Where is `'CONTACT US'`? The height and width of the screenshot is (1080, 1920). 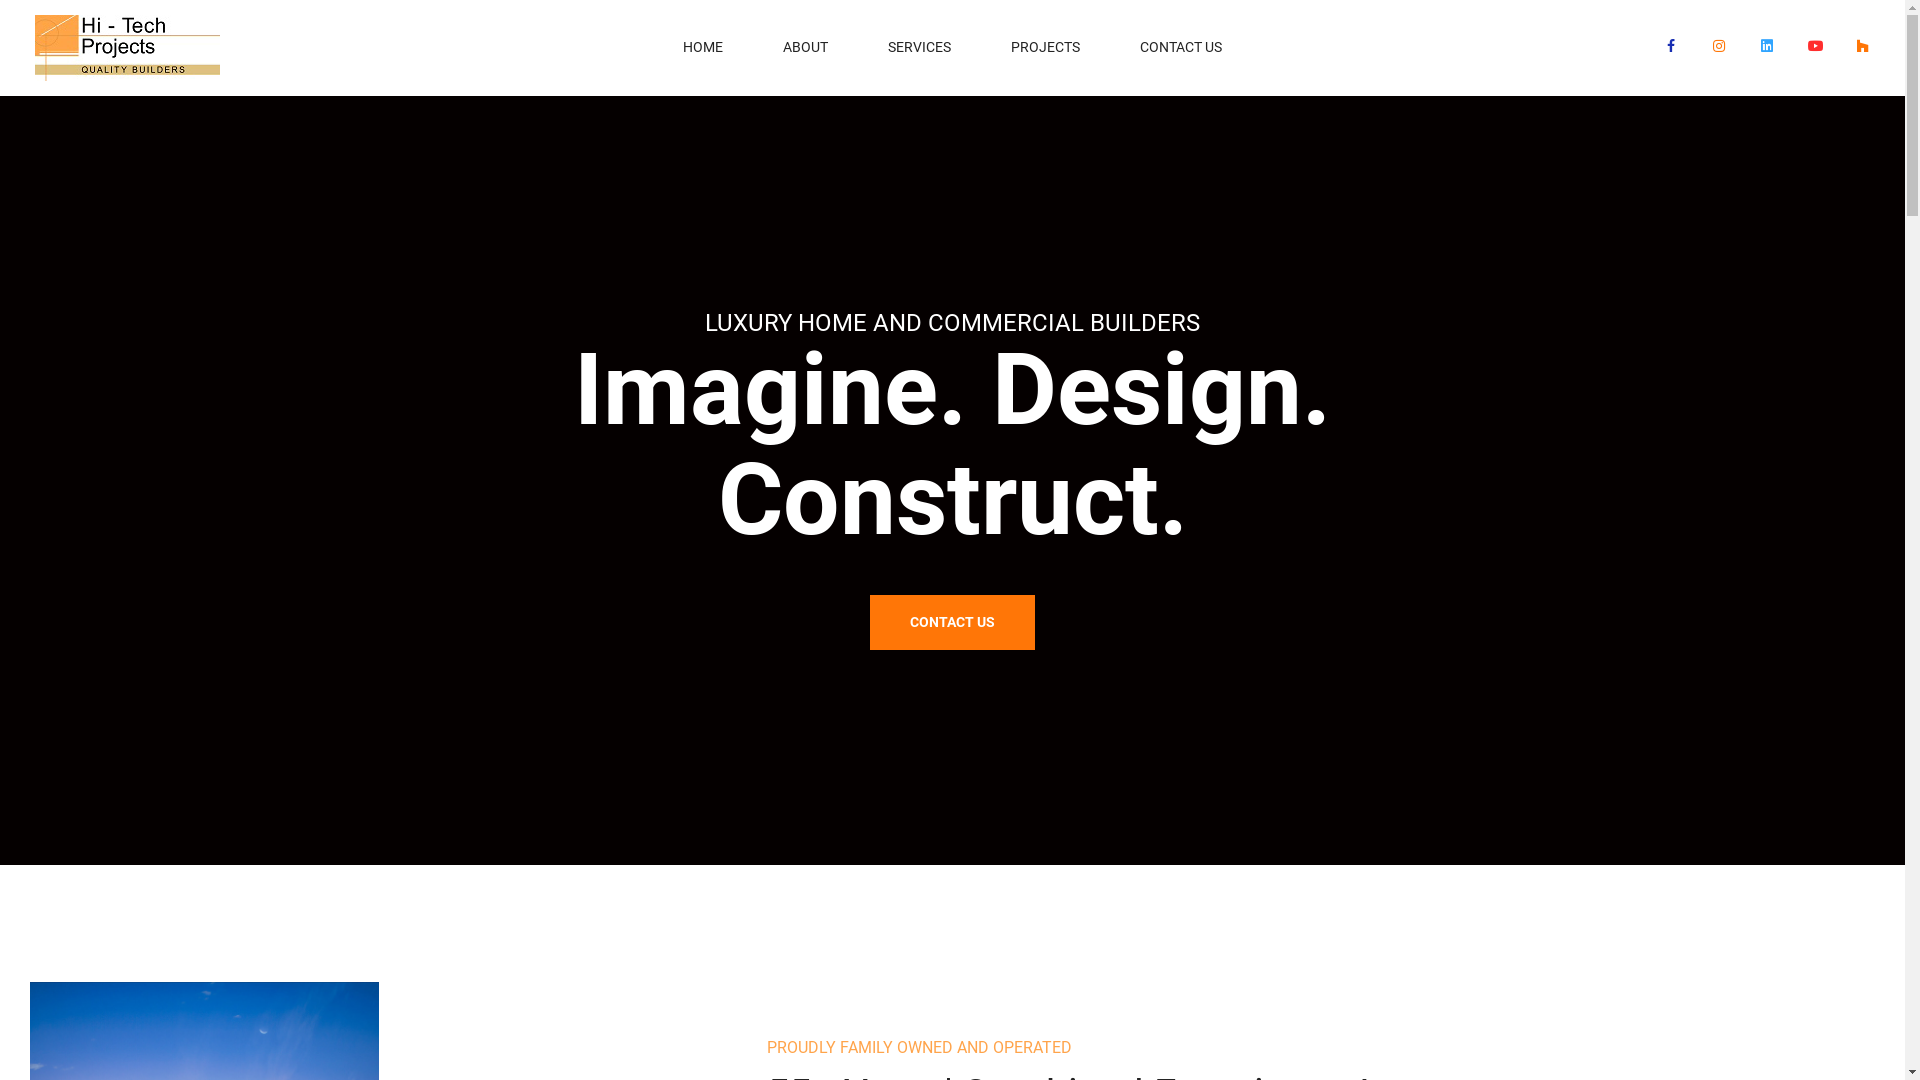 'CONTACT US' is located at coordinates (1180, 46).